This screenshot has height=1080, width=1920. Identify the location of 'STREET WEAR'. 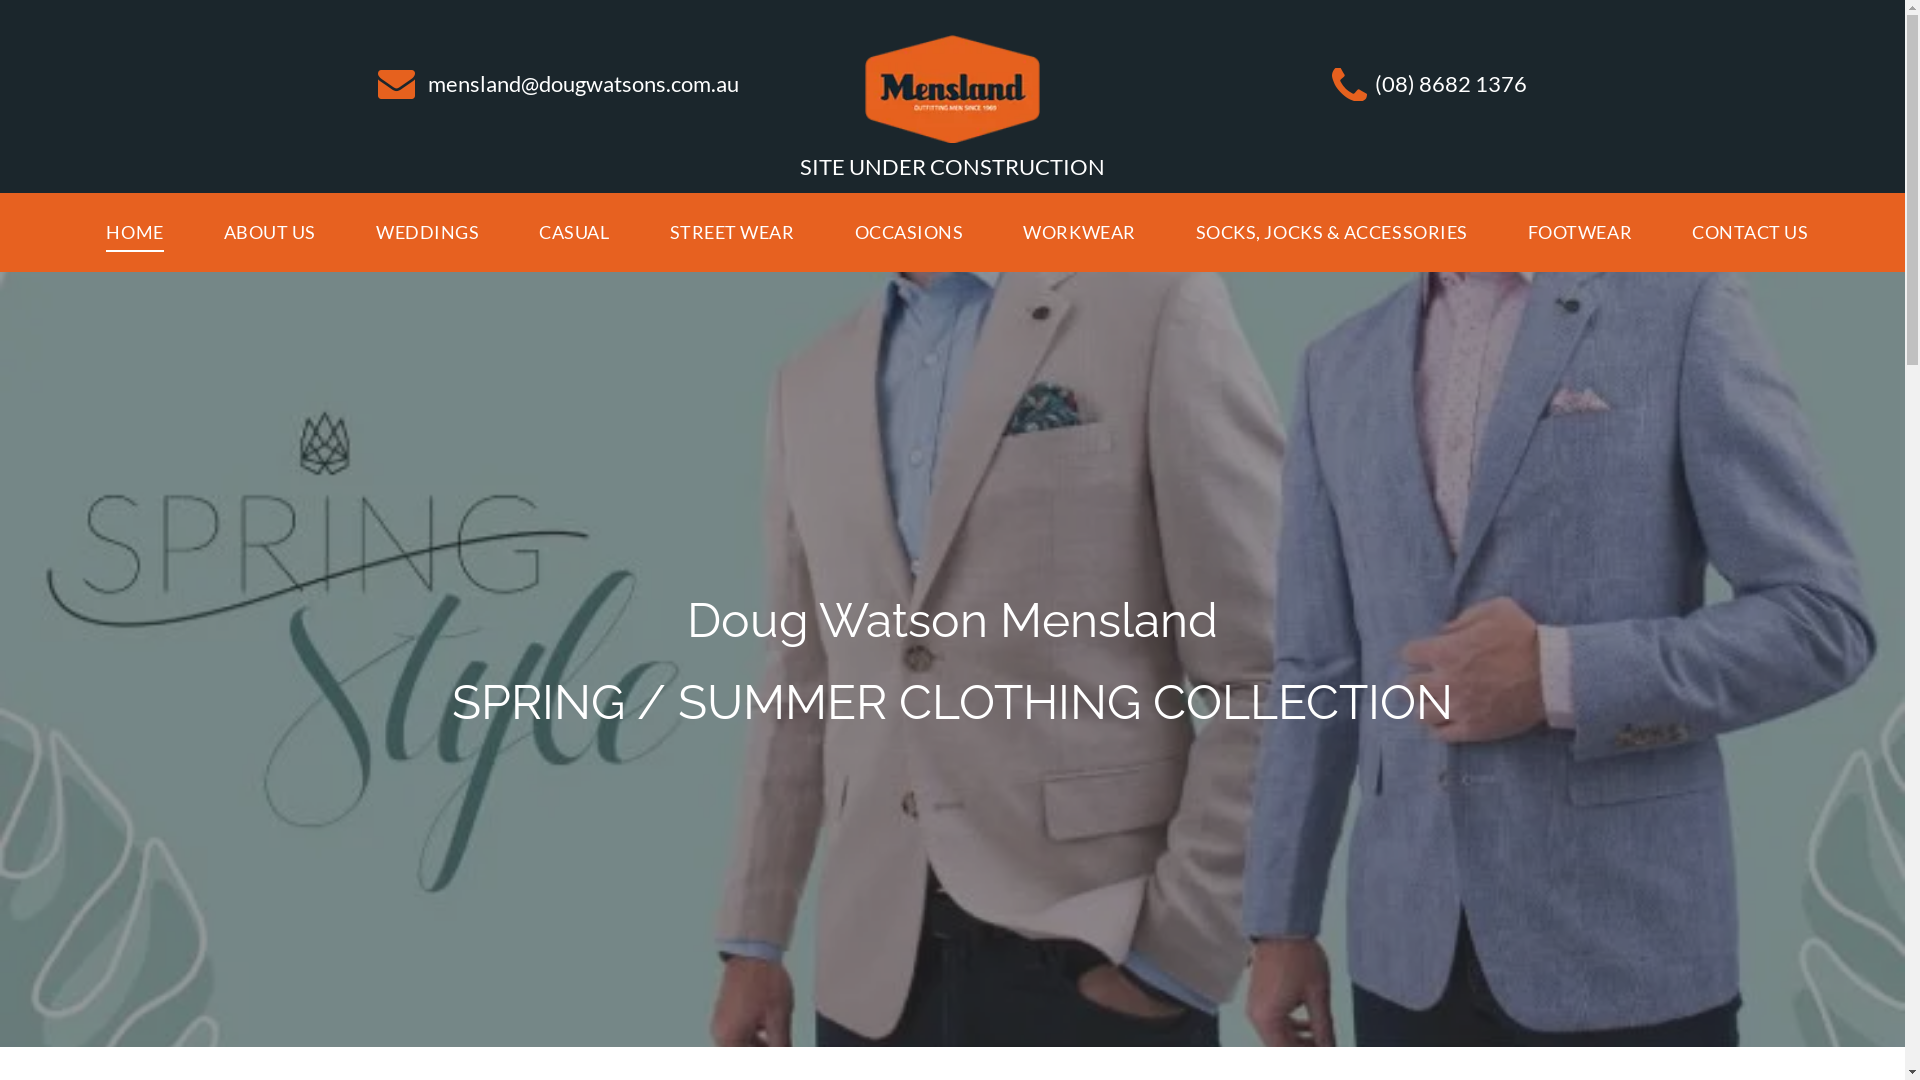
(731, 231).